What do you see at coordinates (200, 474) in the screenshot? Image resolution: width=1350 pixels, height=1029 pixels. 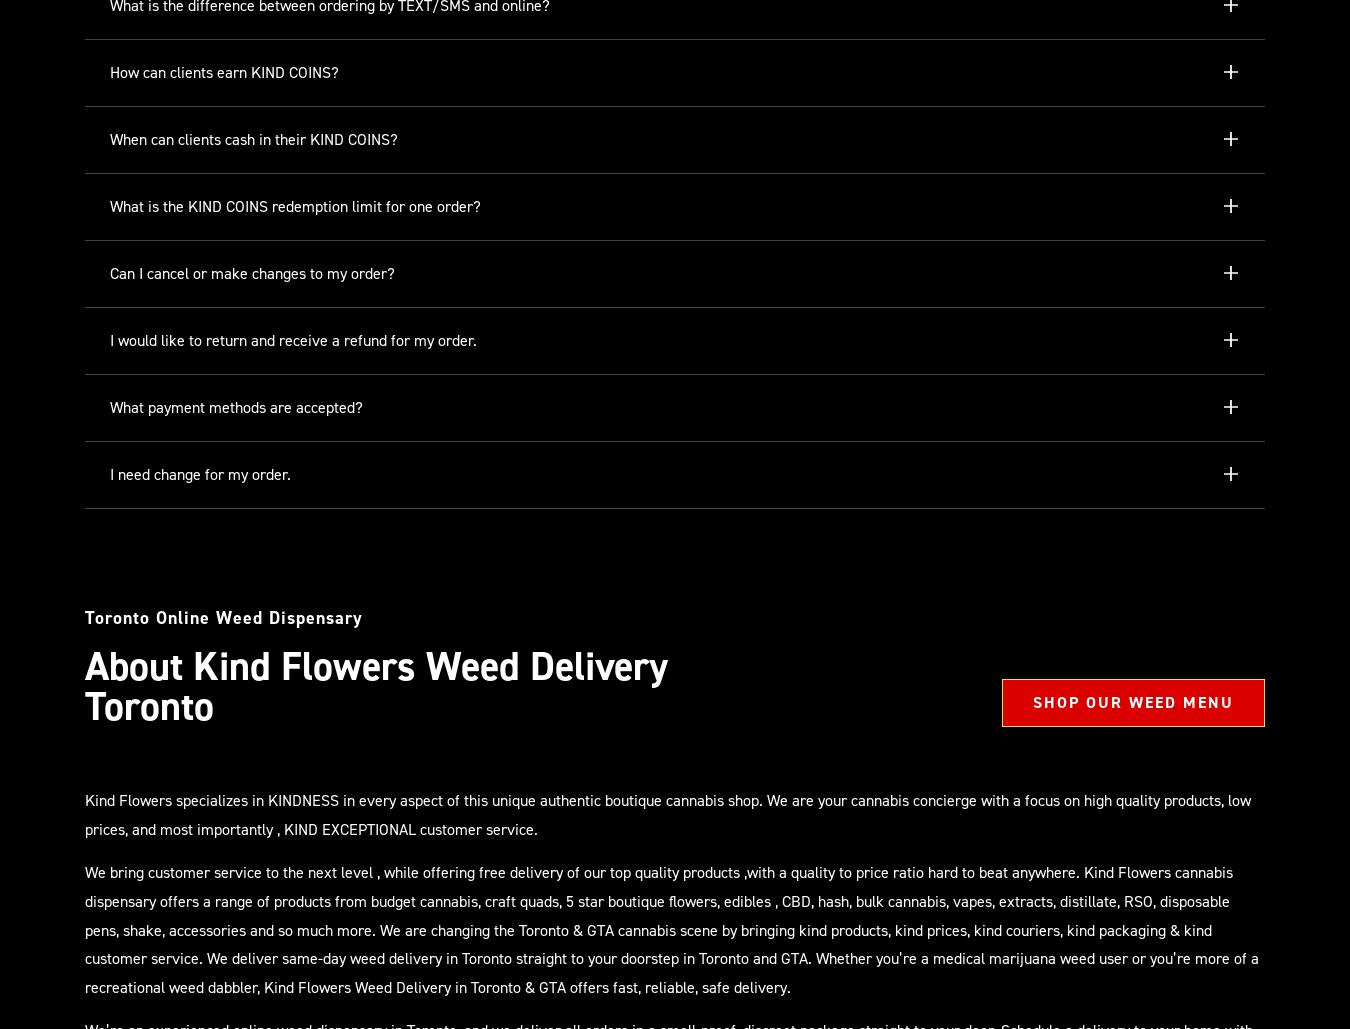 I see `'I need change for my order.'` at bounding box center [200, 474].